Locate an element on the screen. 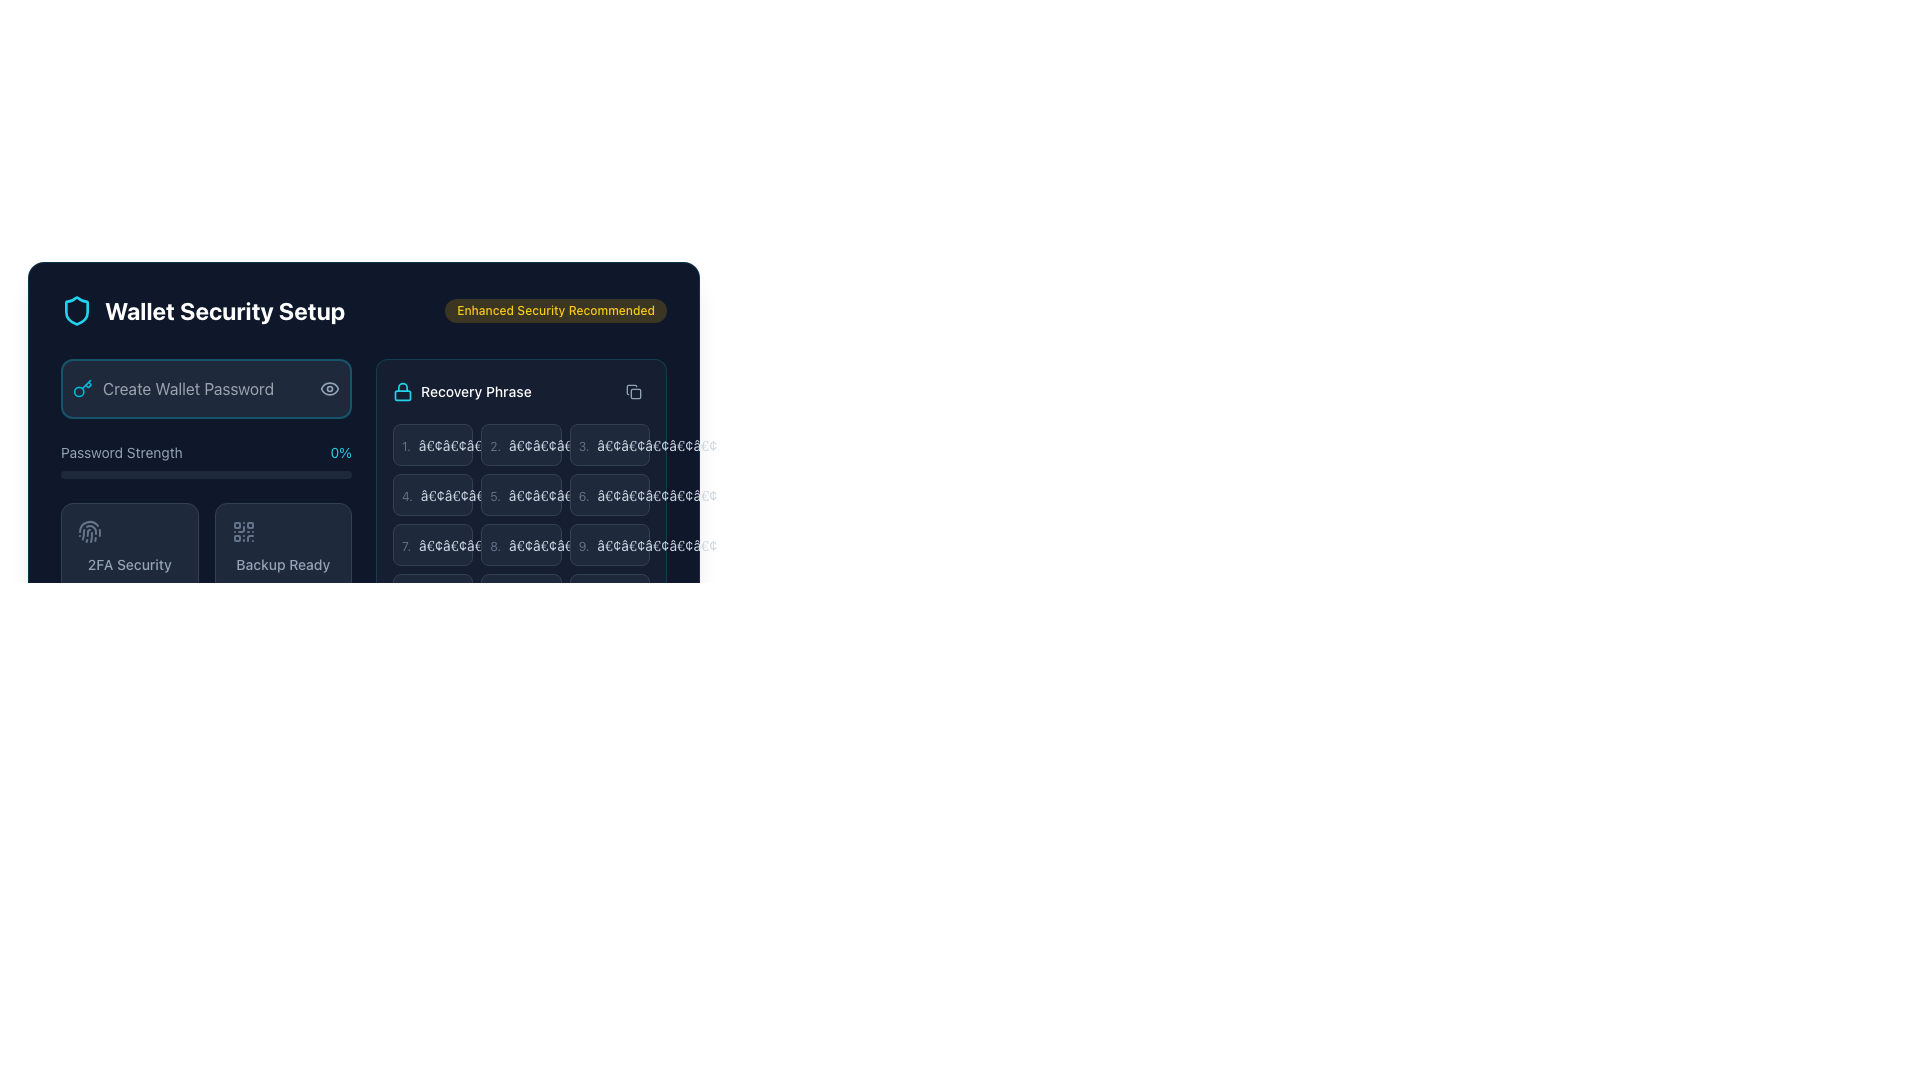 This screenshot has height=1080, width=1920. text label indicating the functionality of the two-factor authentication security settings, located beneath the fingerprint icon and adjacent to the 'Backup Ready' tile in the bottom section of the tile is located at coordinates (128, 564).